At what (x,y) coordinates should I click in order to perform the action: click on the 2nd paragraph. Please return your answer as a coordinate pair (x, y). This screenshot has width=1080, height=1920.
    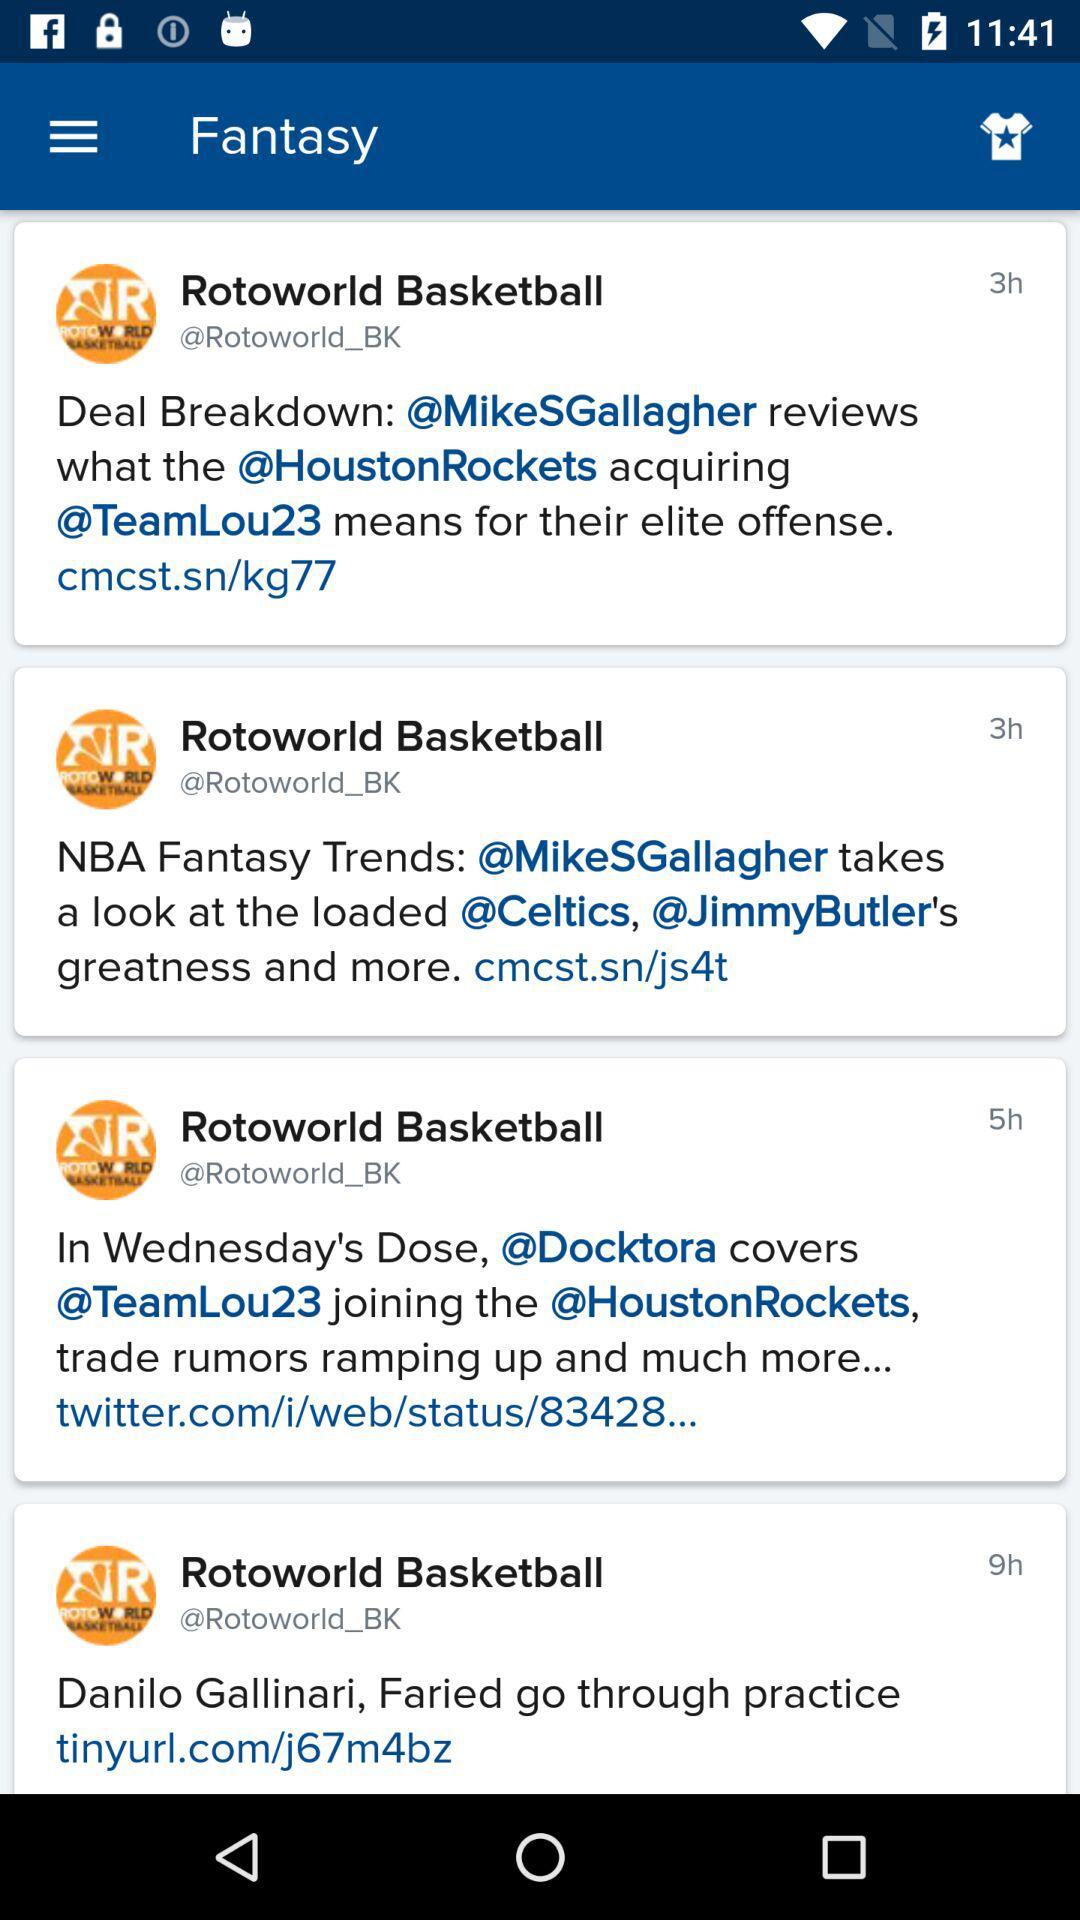
    Looking at the image, I should click on (540, 900).